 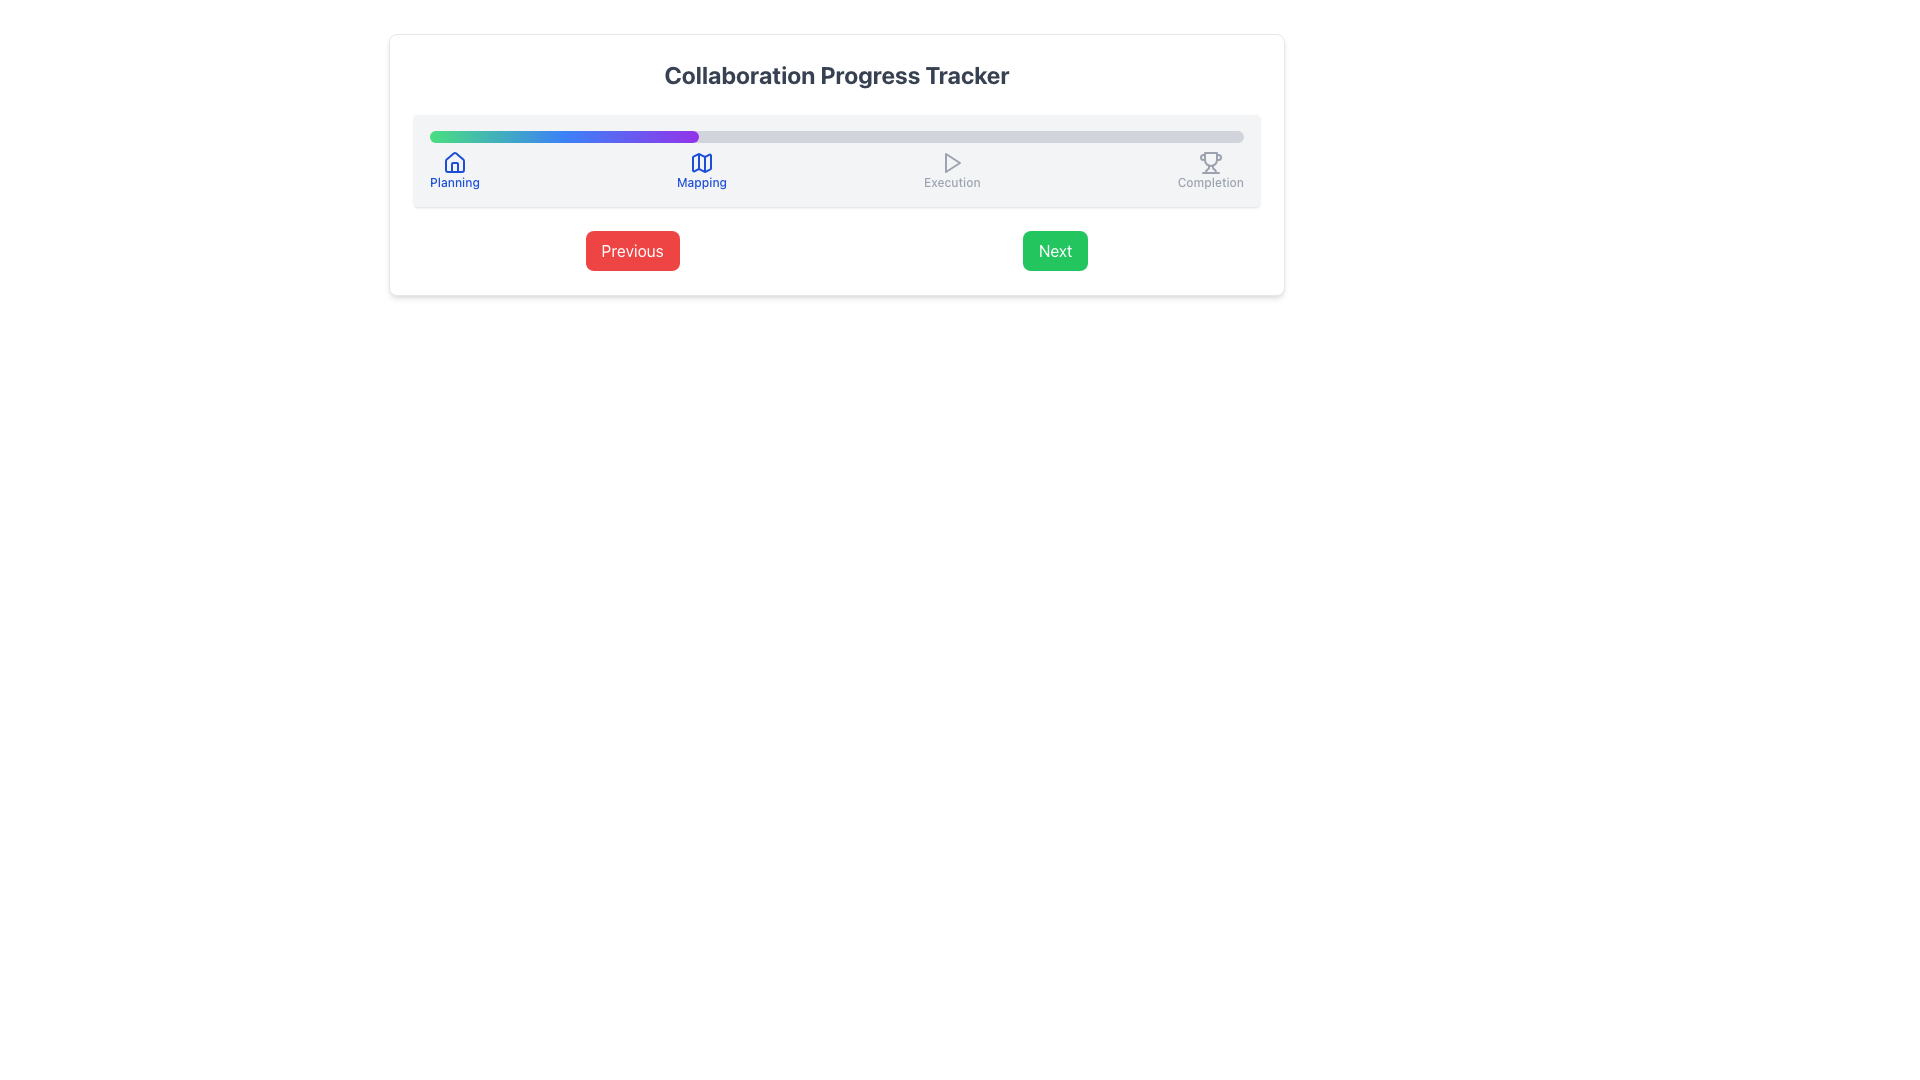 I want to click on the Step indicator labeled 'Mapping', which features a blue map icon above the text, positioned between 'Planning' and 'Execution' in the step tracker, so click(x=701, y=169).